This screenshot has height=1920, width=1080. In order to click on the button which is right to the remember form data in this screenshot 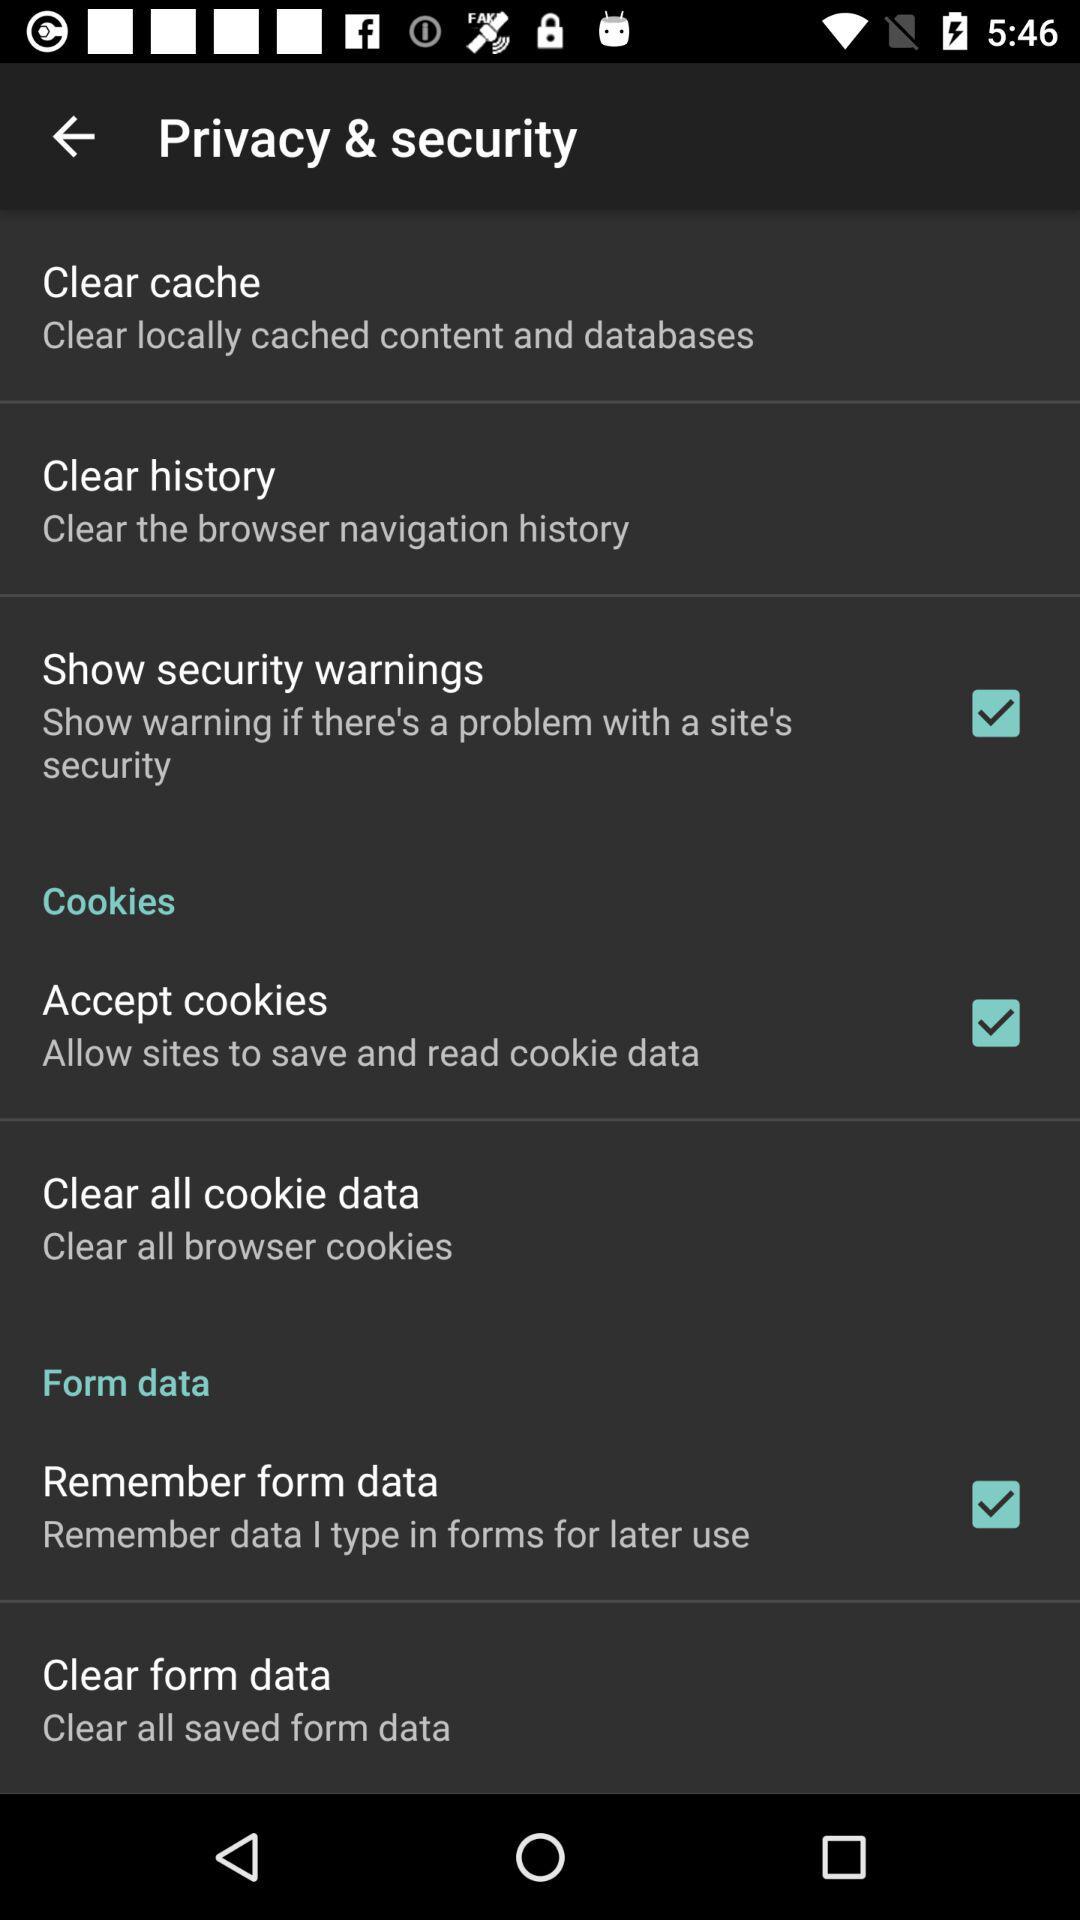, I will do `click(995, 1505)`.